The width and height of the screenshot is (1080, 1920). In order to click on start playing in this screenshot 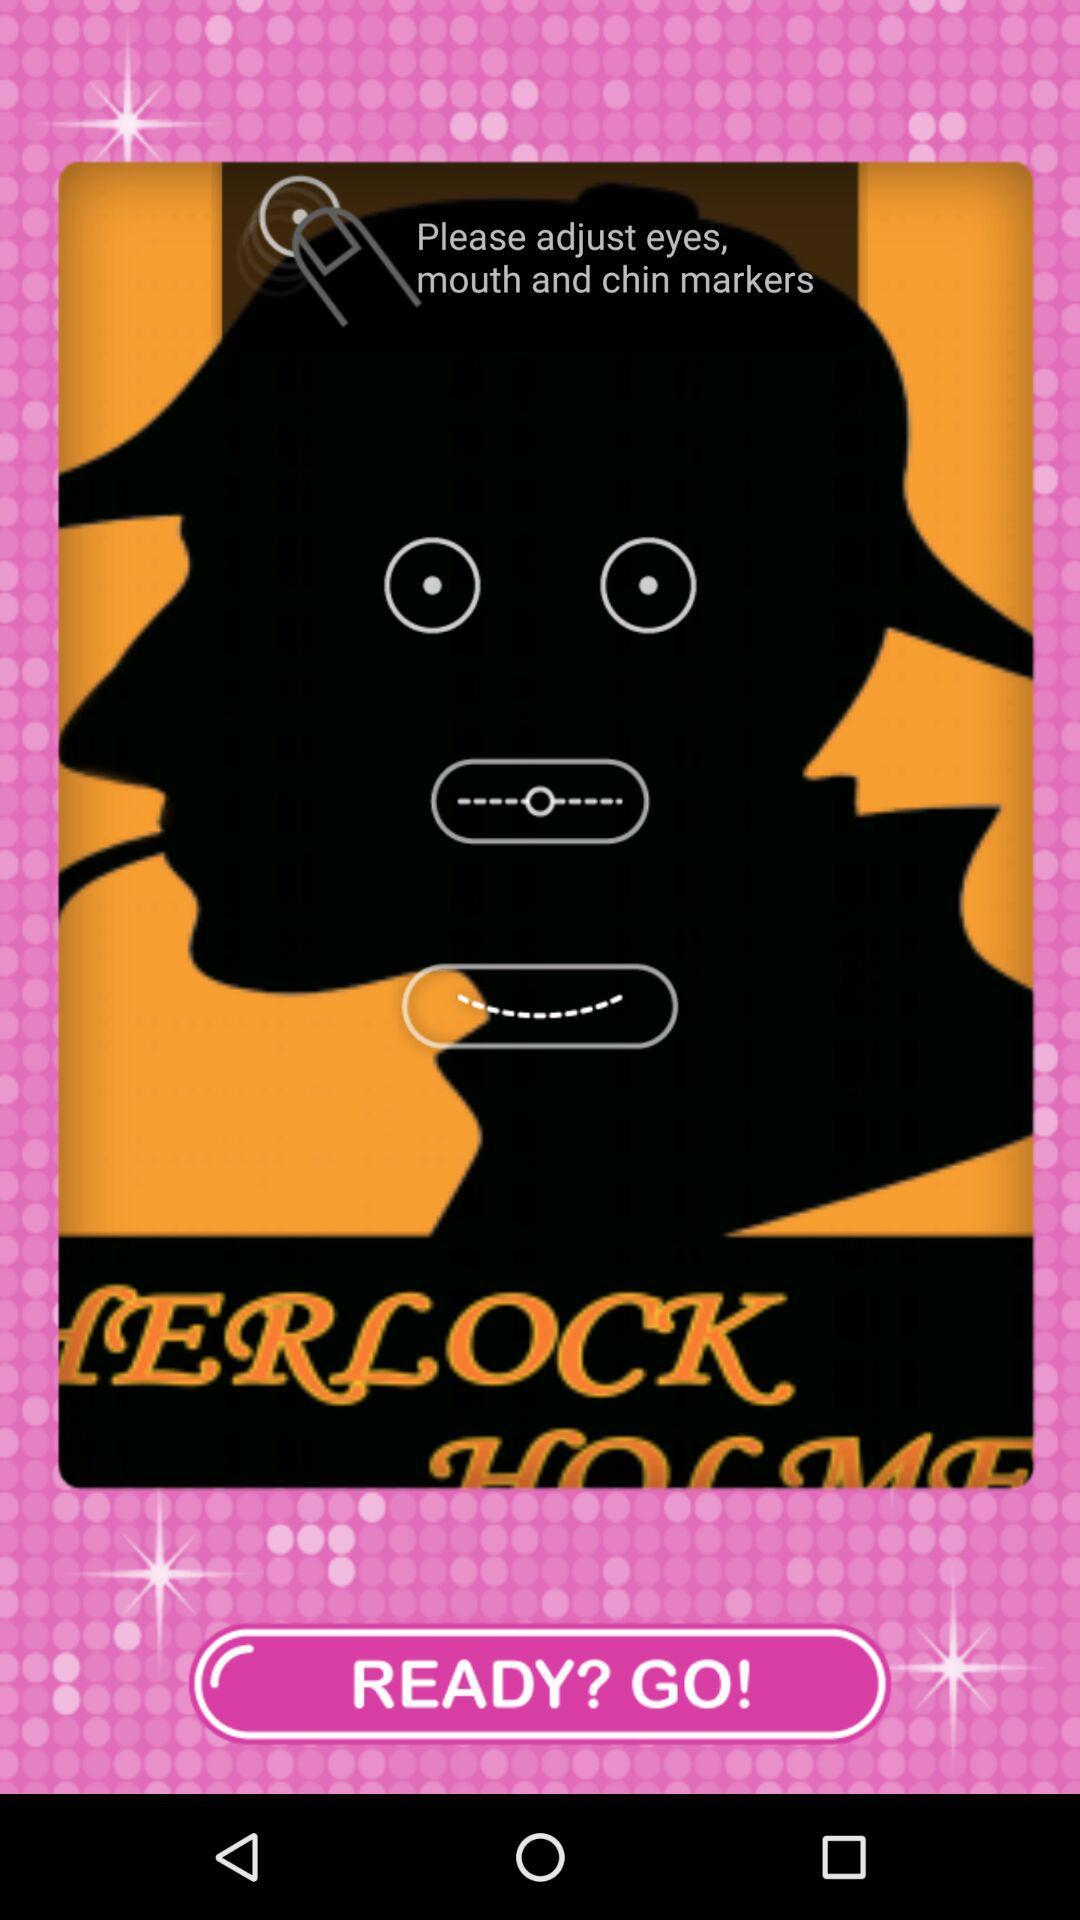, I will do `click(540, 1682)`.